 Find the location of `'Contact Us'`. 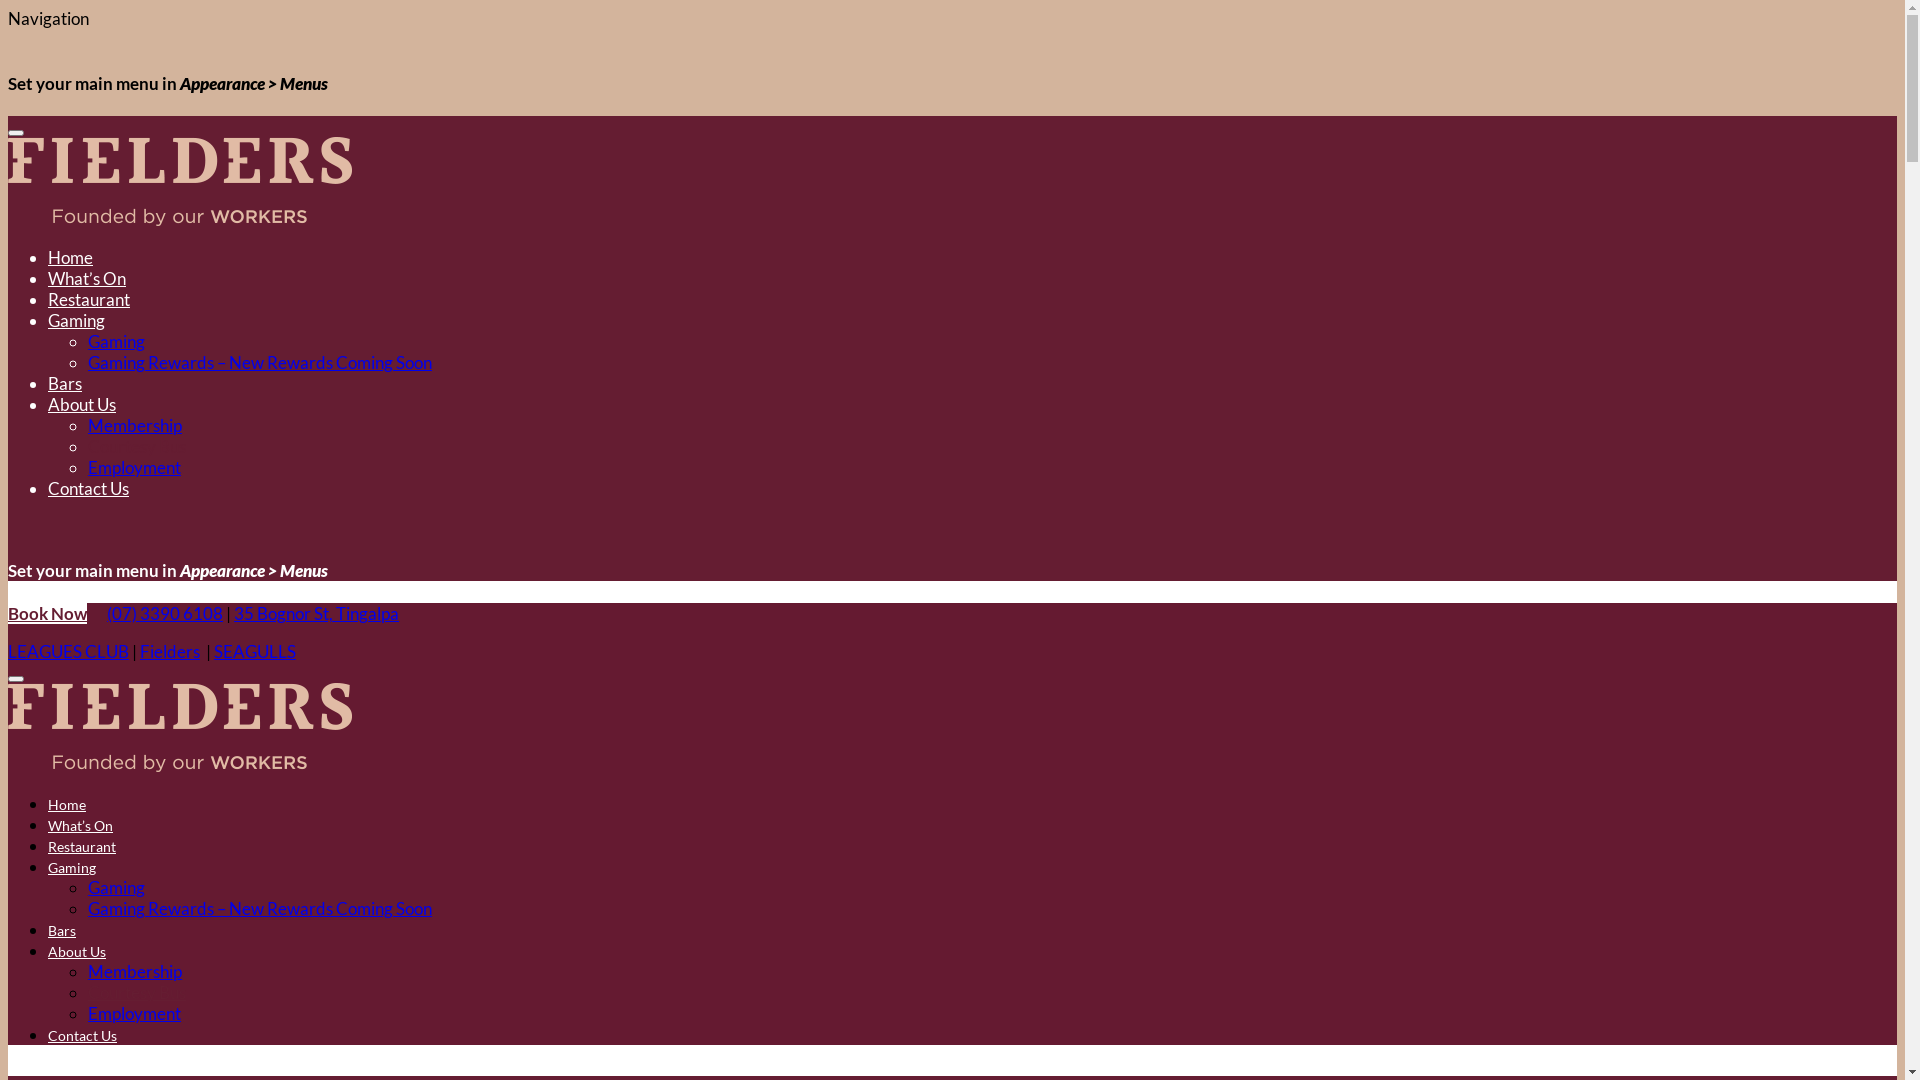

'Contact Us' is located at coordinates (87, 488).